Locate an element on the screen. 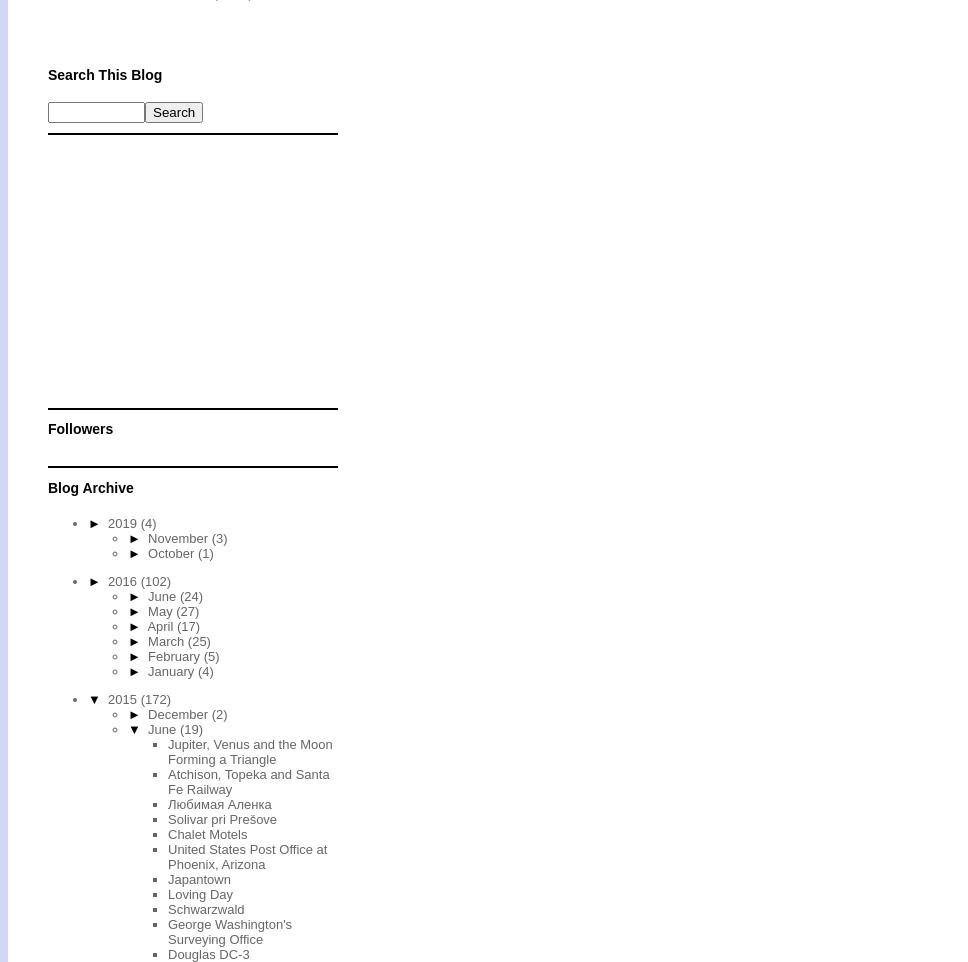 This screenshot has height=962, width=968. 'May' is located at coordinates (162, 609).